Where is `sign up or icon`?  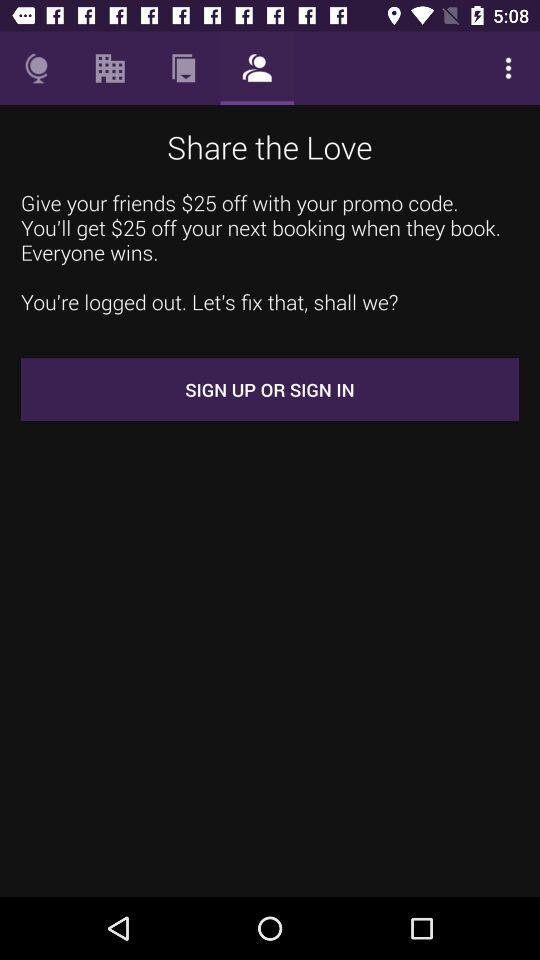 sign up or icon is located at coordinates (270, 388).